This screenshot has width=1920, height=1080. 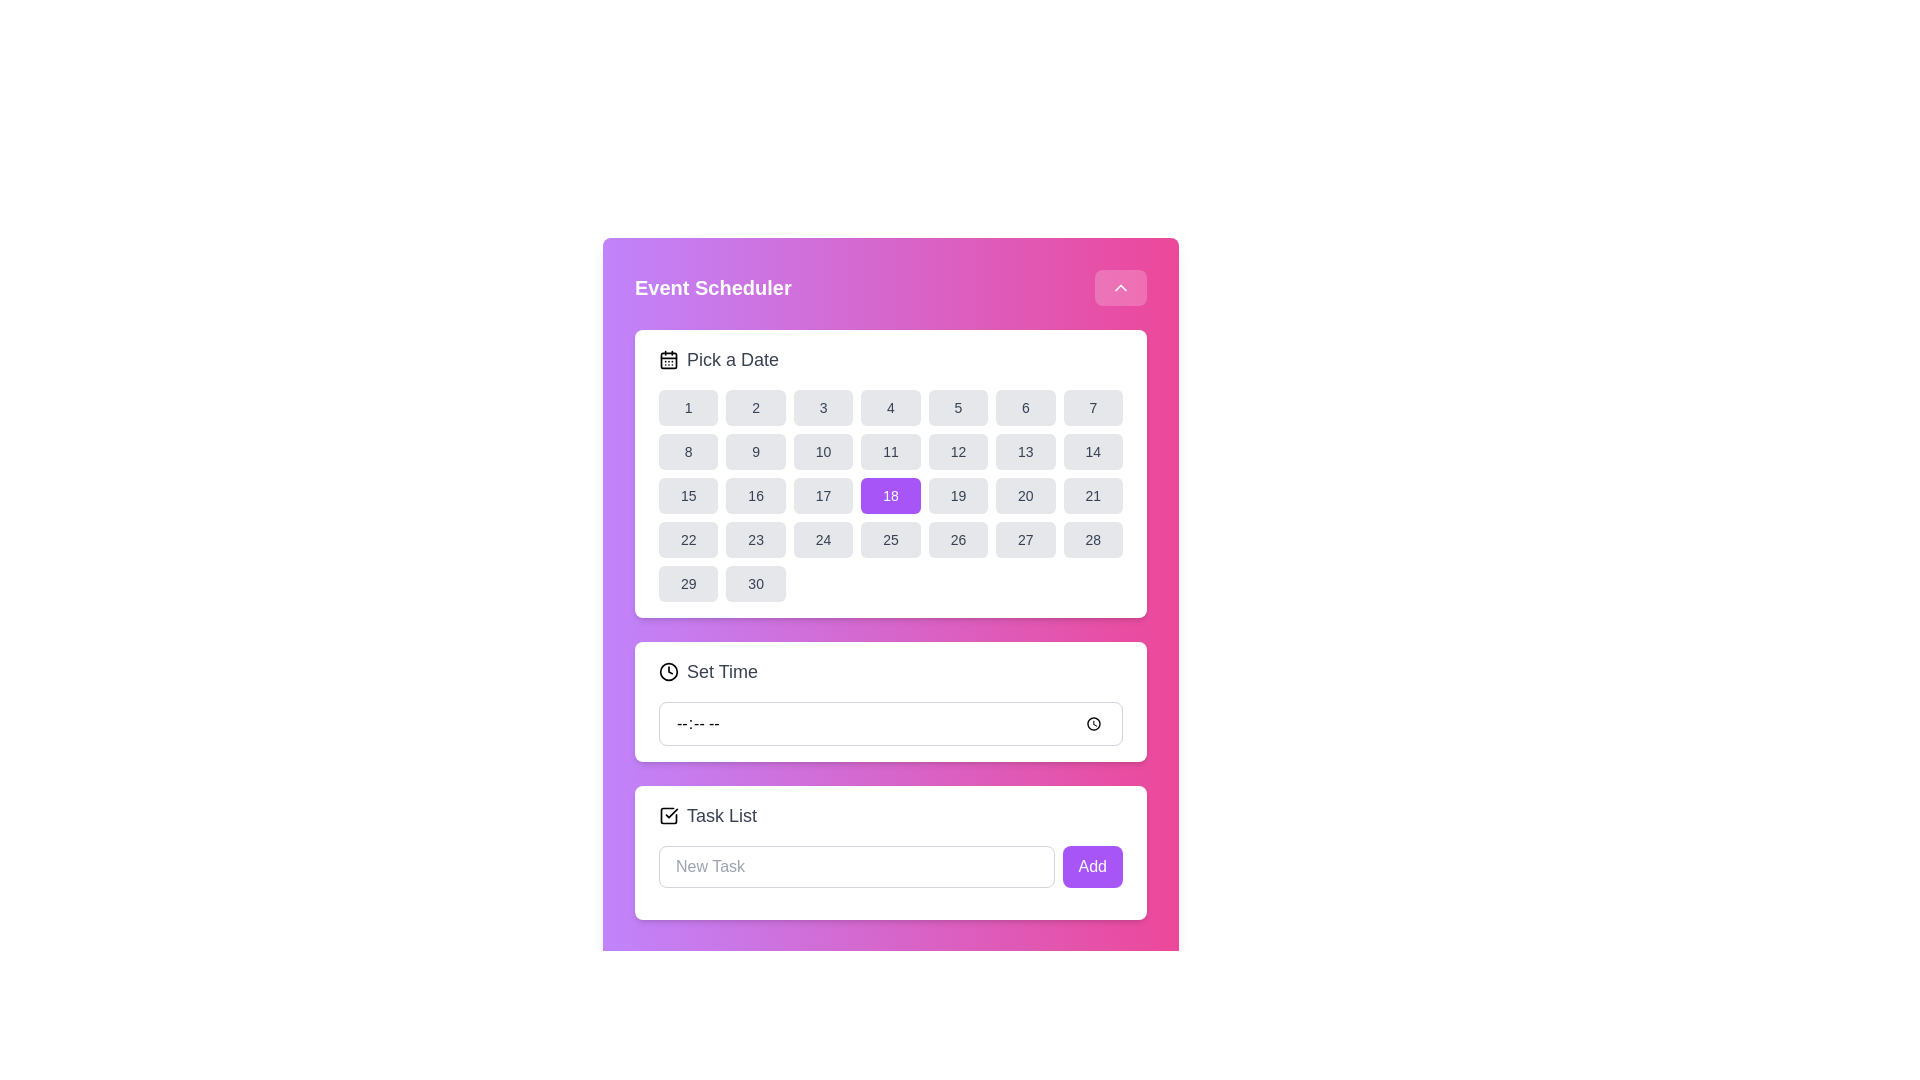 I want to click on the rectangular button labeled '20' with rounded corners and a light gray background in the date-picker grid under the 'Pick a Date' section, so click(x=1025, y=495).